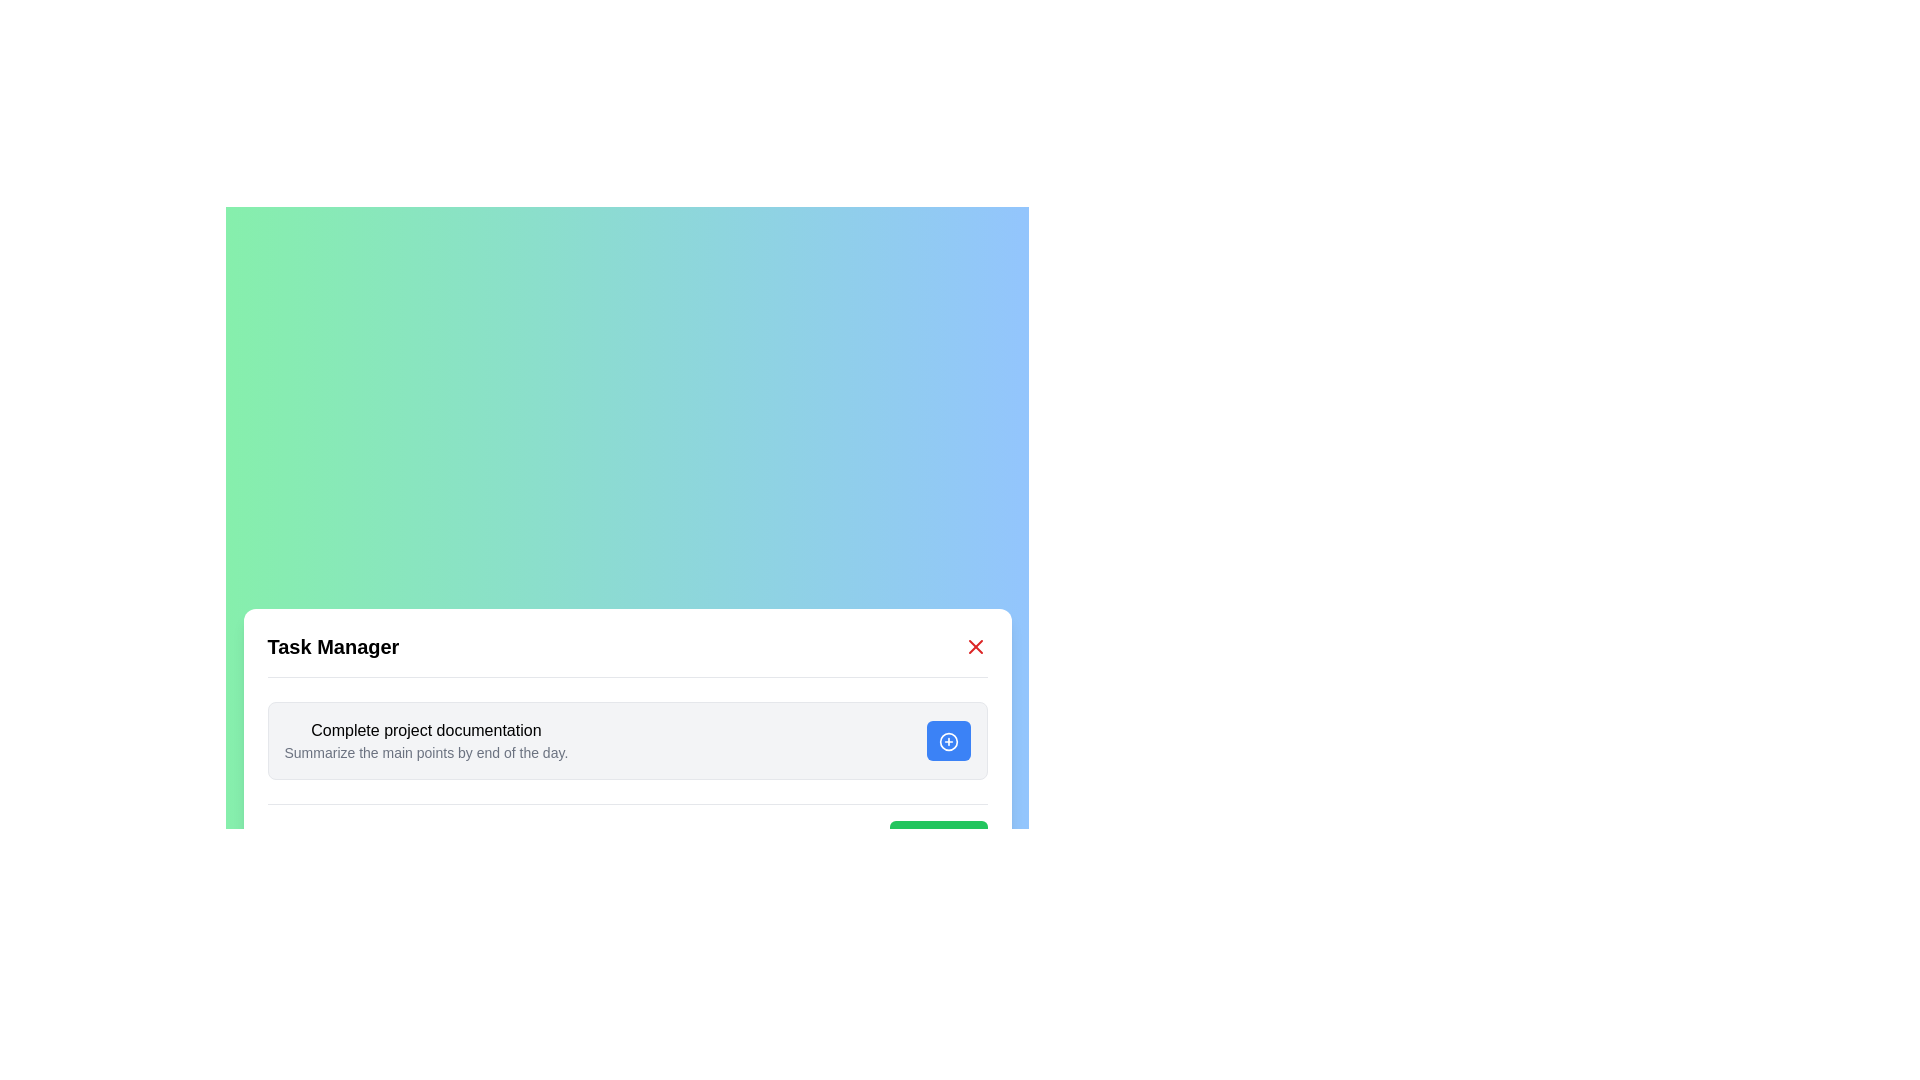 Image resolution: width=1920 pixels, height=1080 pixels. What do you see at coordinates (975, 647) in the screenshot?
I see `the close button (X) in the top-right corner of the Task Manager dialog` at bounding box center [975, 647].